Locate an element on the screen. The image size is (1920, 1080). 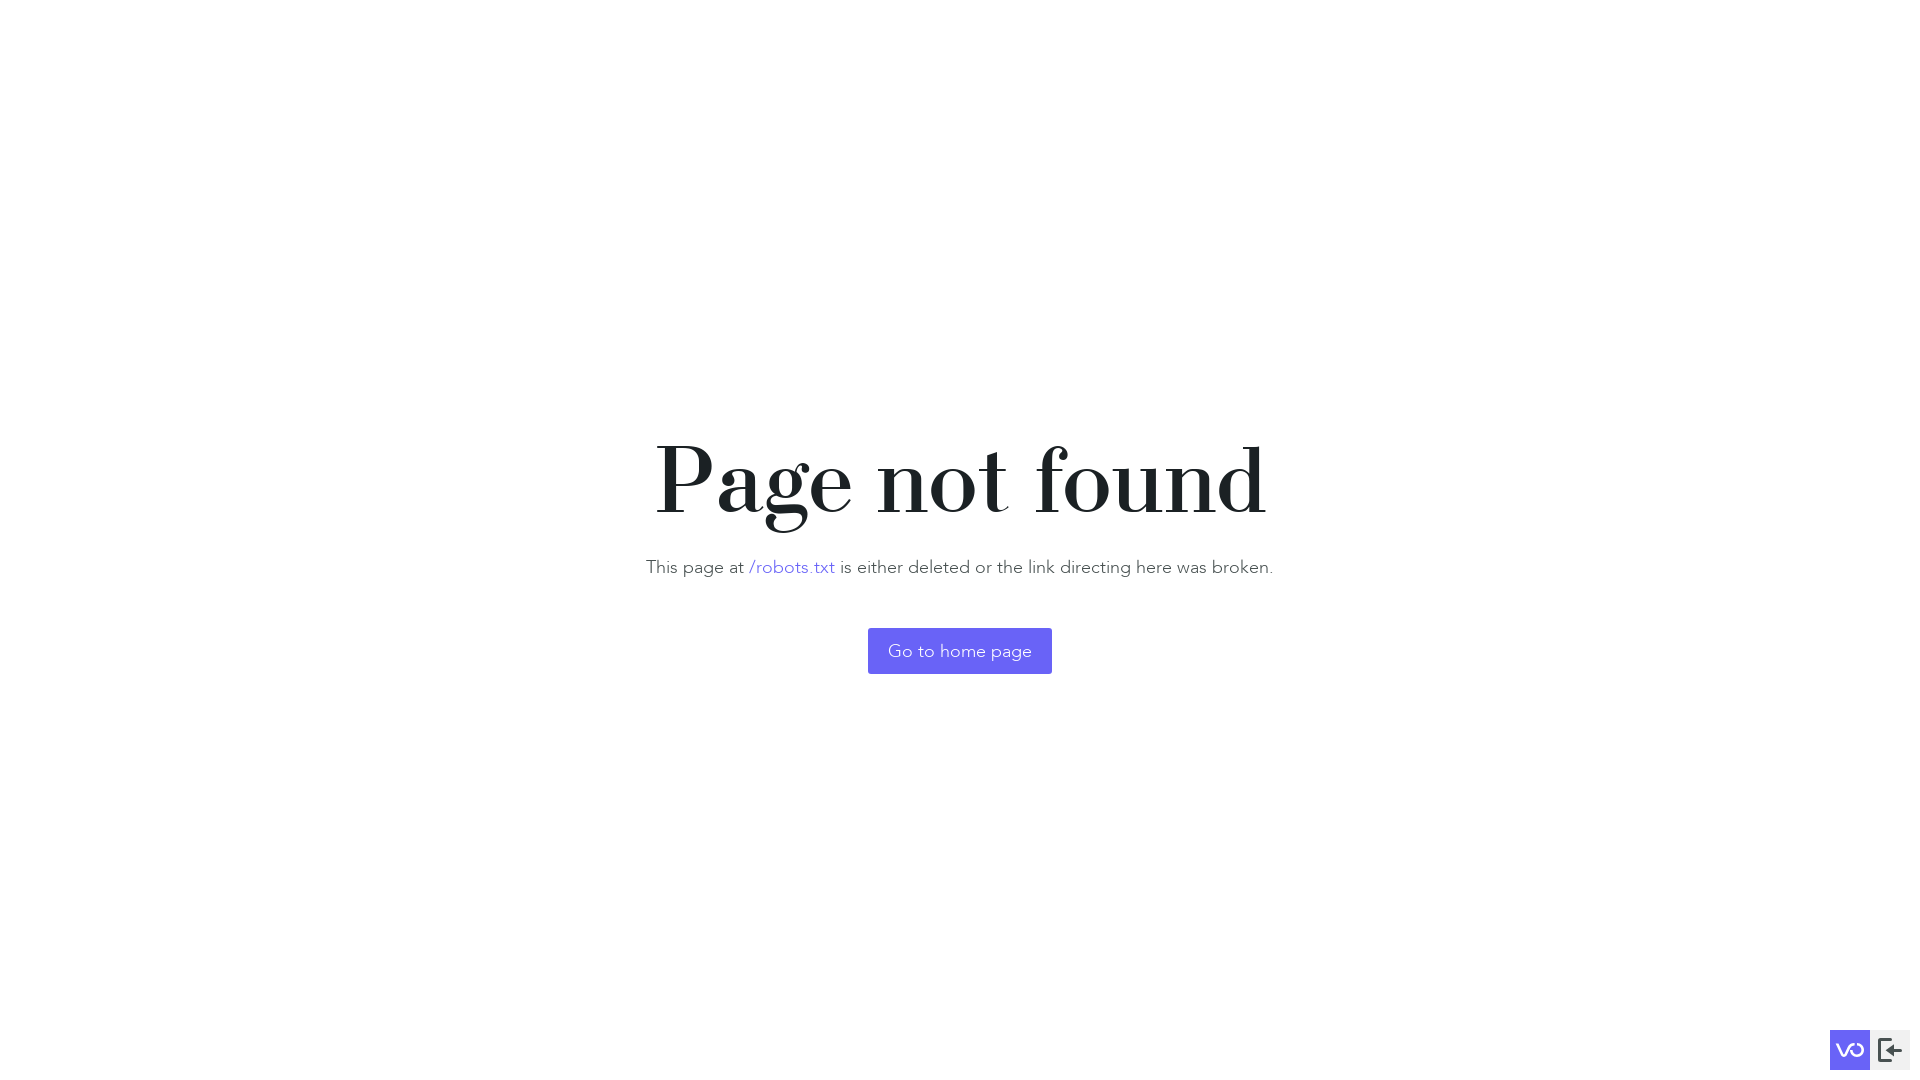
'Go to home page' is located at coordinates (960, 651).